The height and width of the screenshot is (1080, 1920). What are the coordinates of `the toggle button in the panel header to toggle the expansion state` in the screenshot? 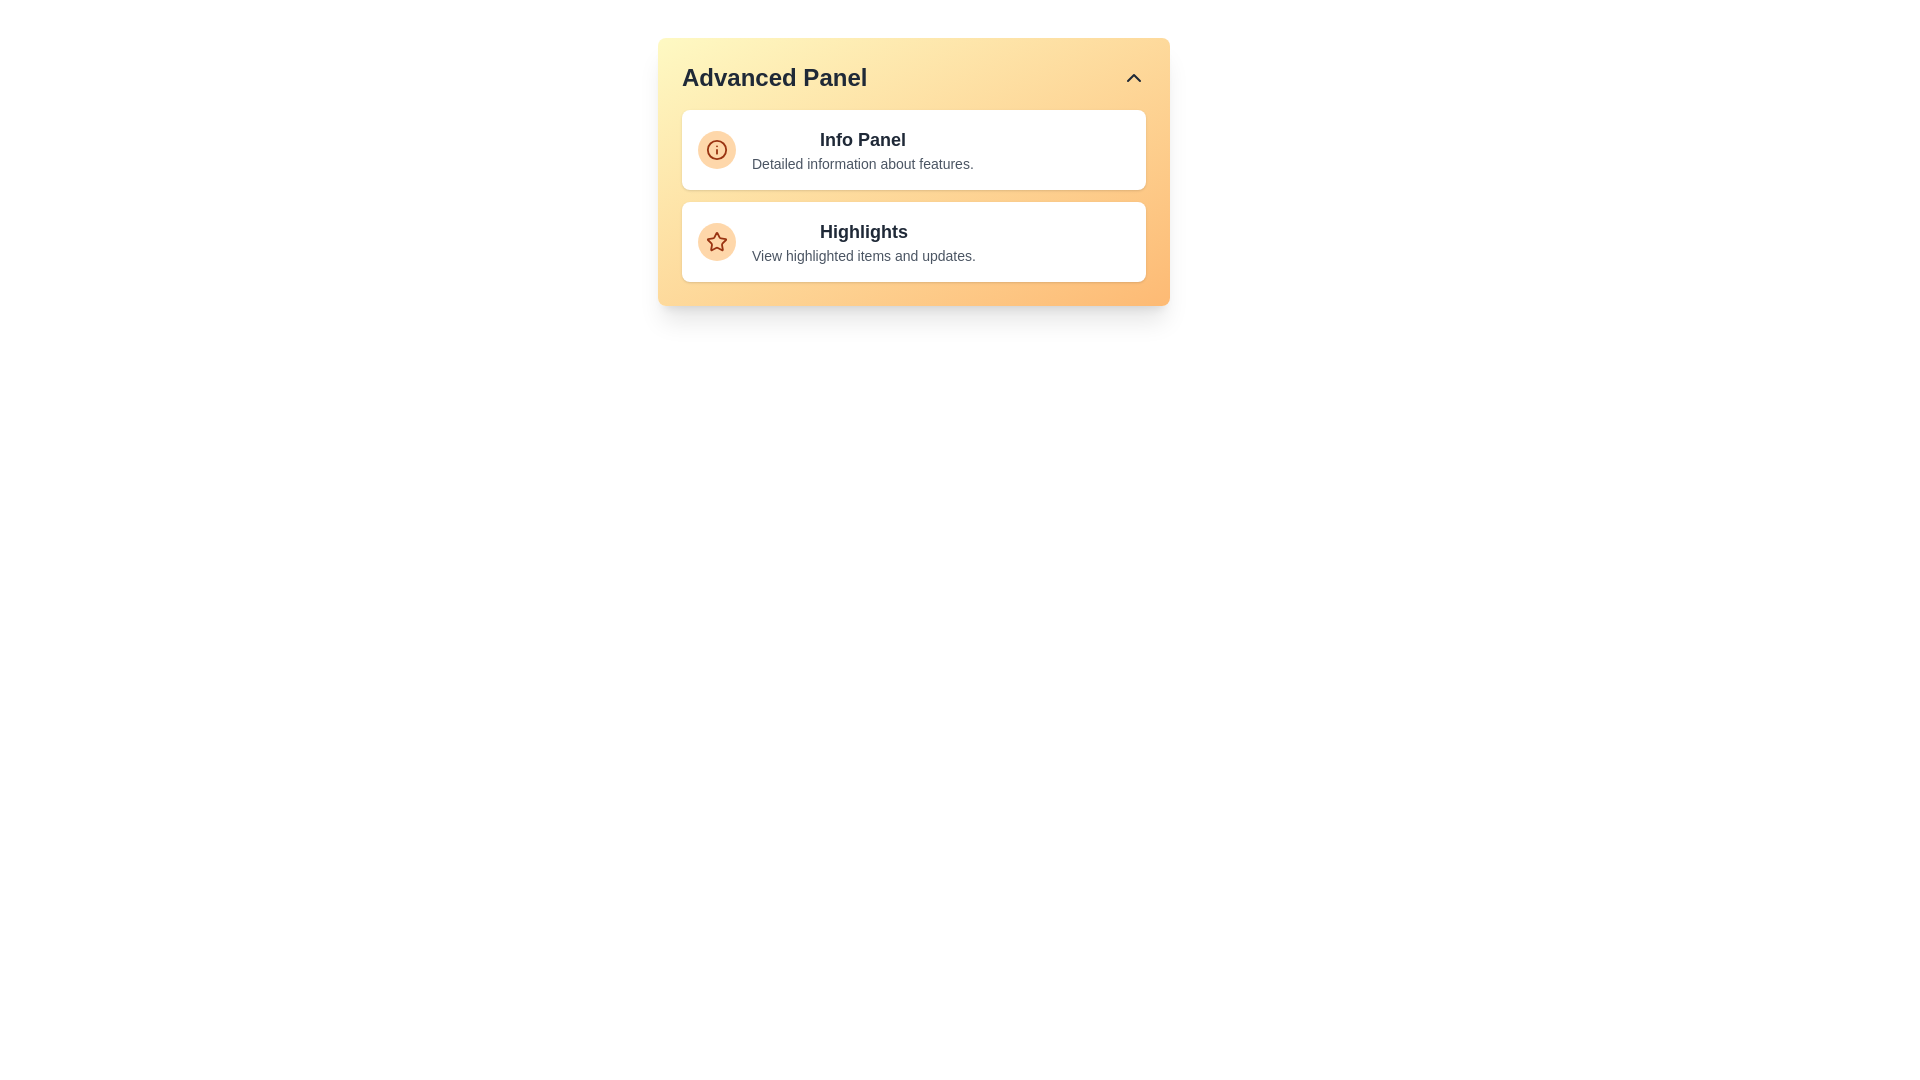 It's located at (1133, 76).